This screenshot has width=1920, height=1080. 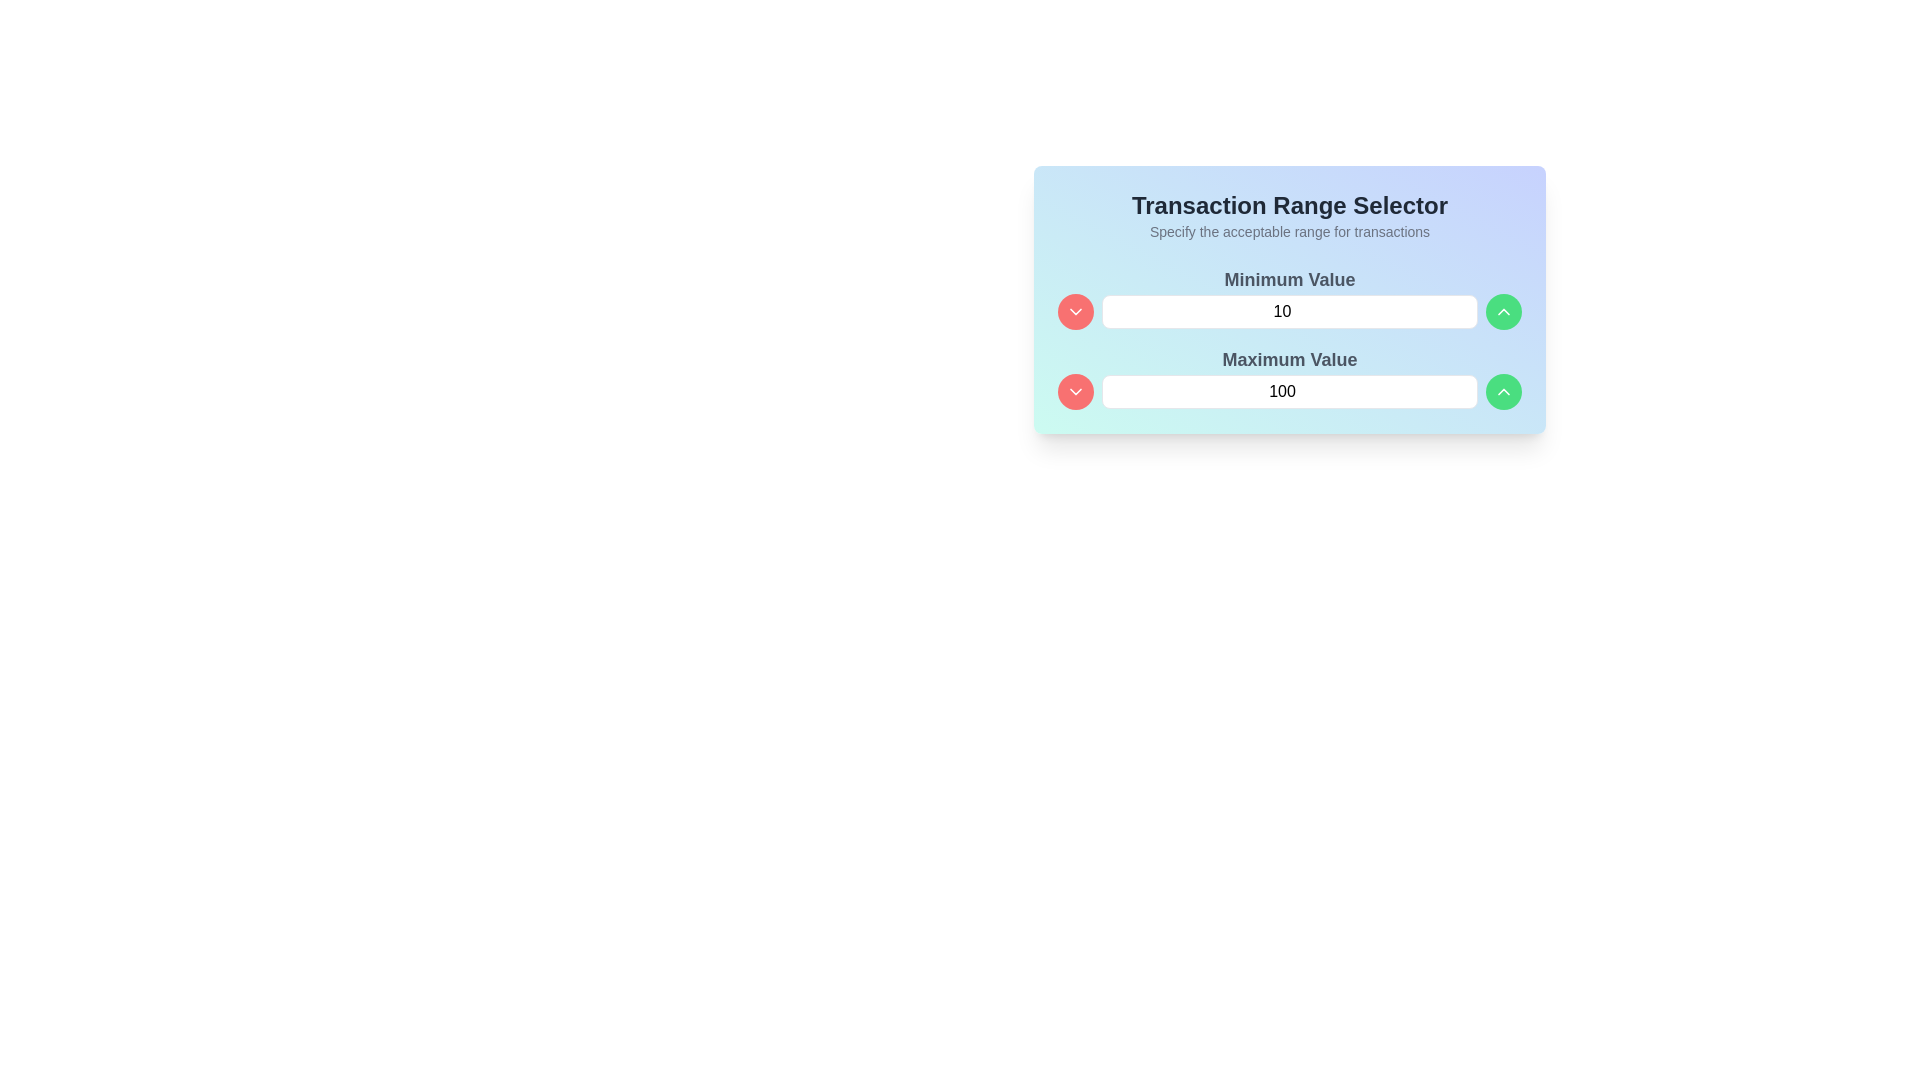 What do you see at coordinates (1503, 392) in the screenshot?
I see `the upward-pointing chevron icon inside the green circular button to increase the value` at bounding box center [1503, 392].